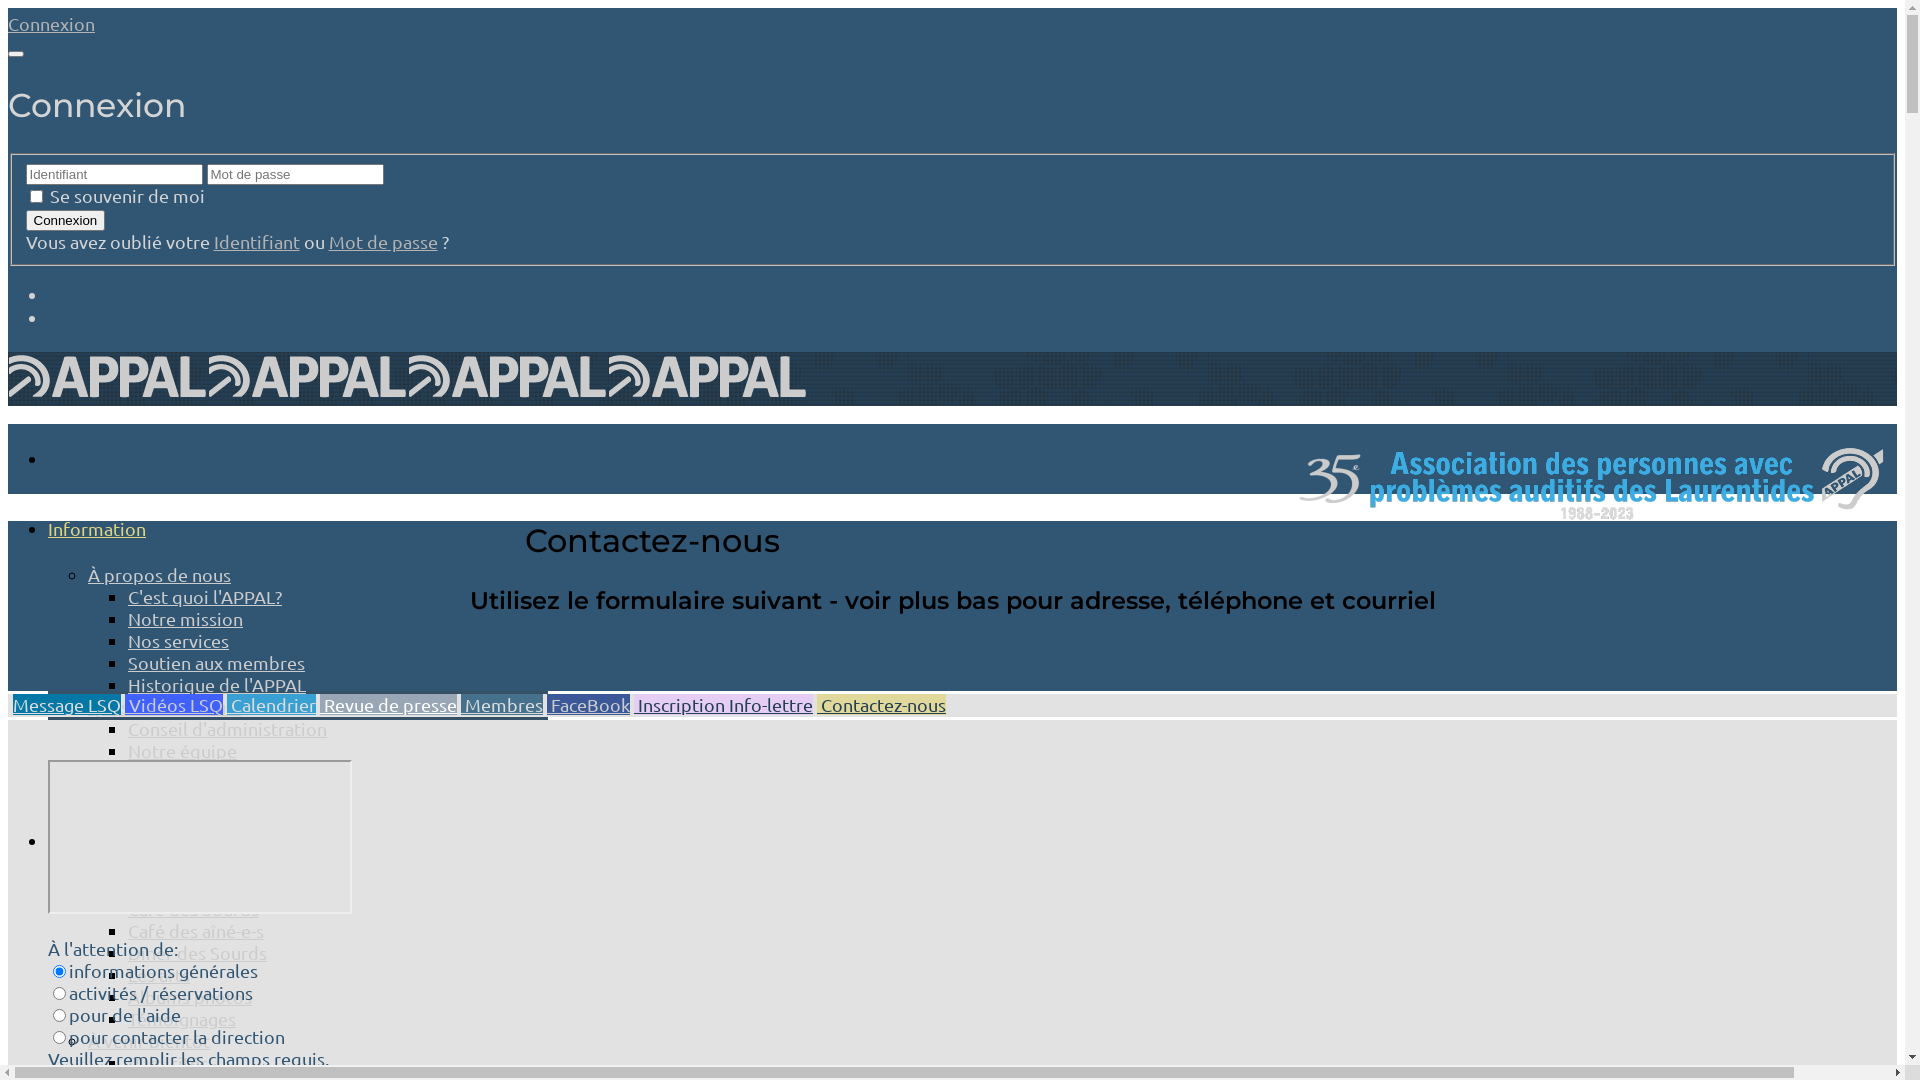  Describe the element at coordinates (205, 595) in the screenshot. I see `'C'est quoi l'APPAL?'` at that location.